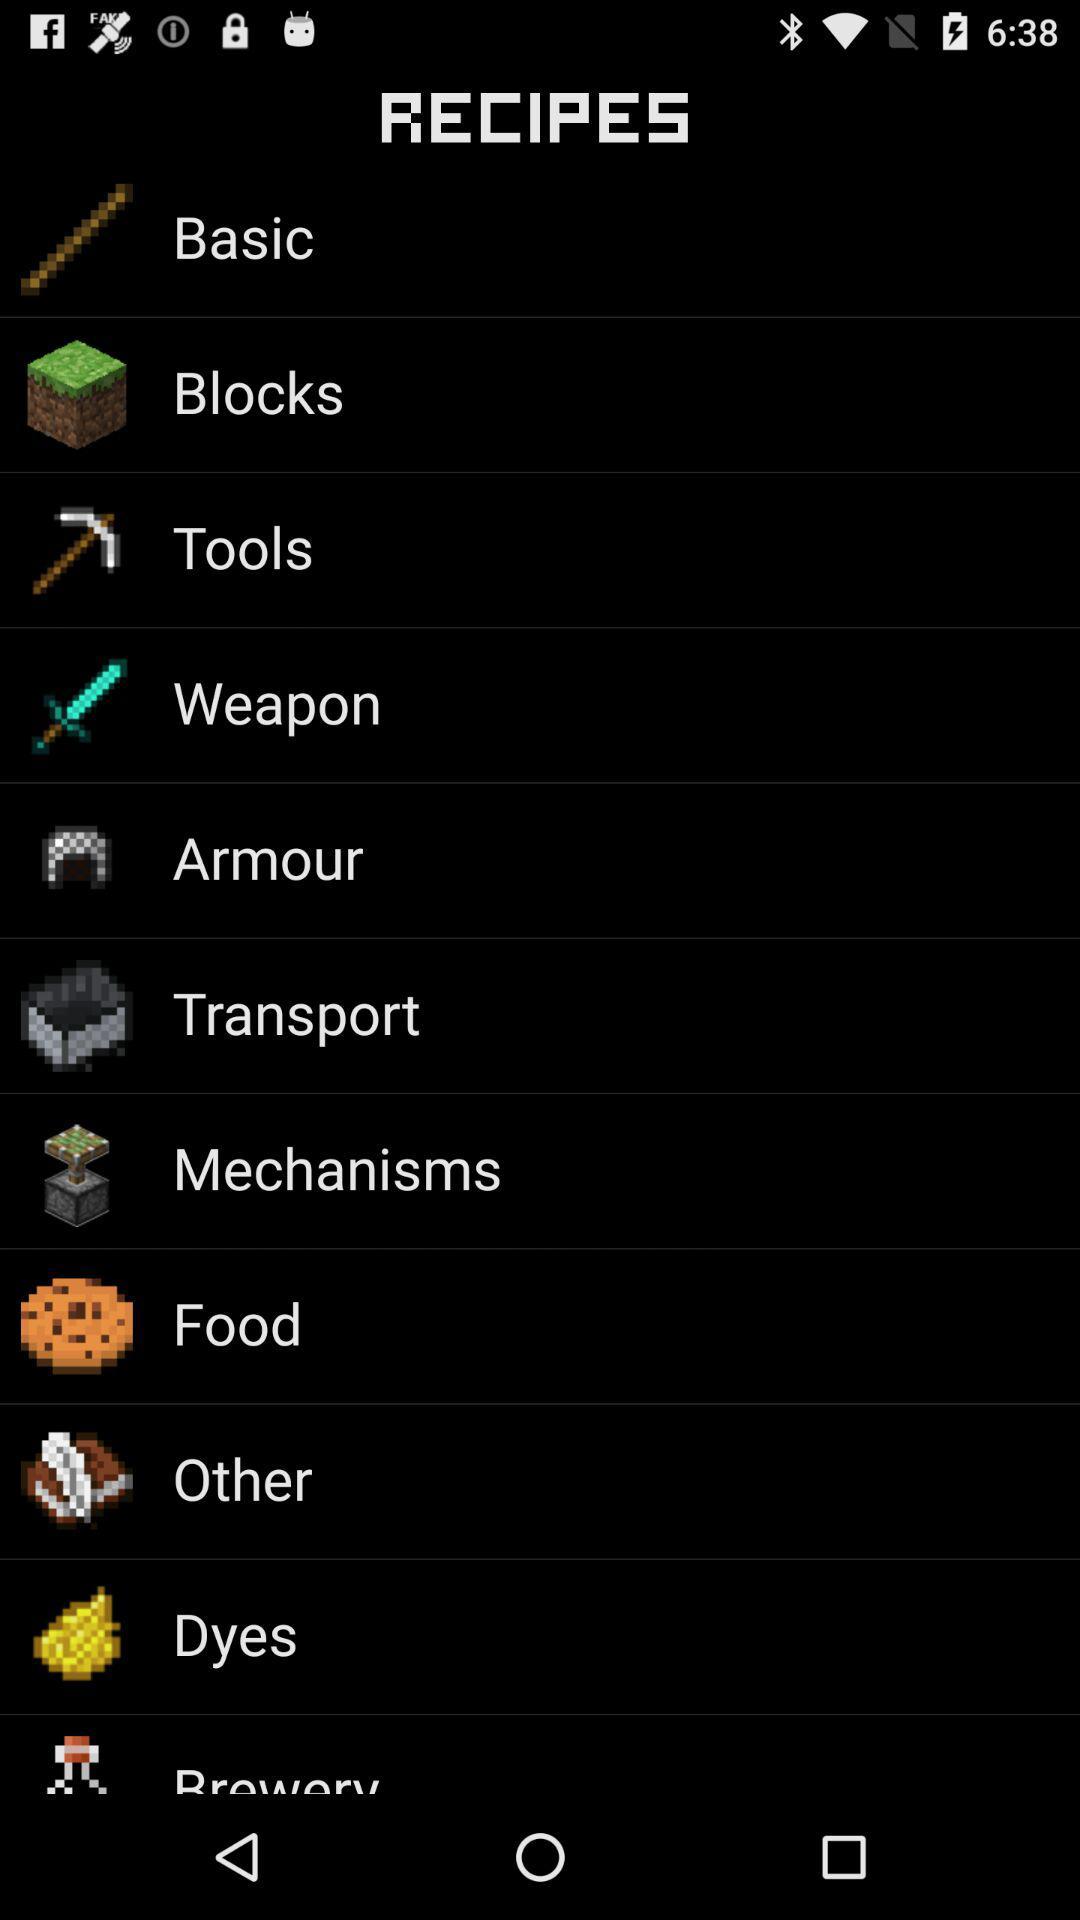  What do you see at coordinates (296, 1012) in the screenshot?
I see `transport` at bounding box center [296, 1012].